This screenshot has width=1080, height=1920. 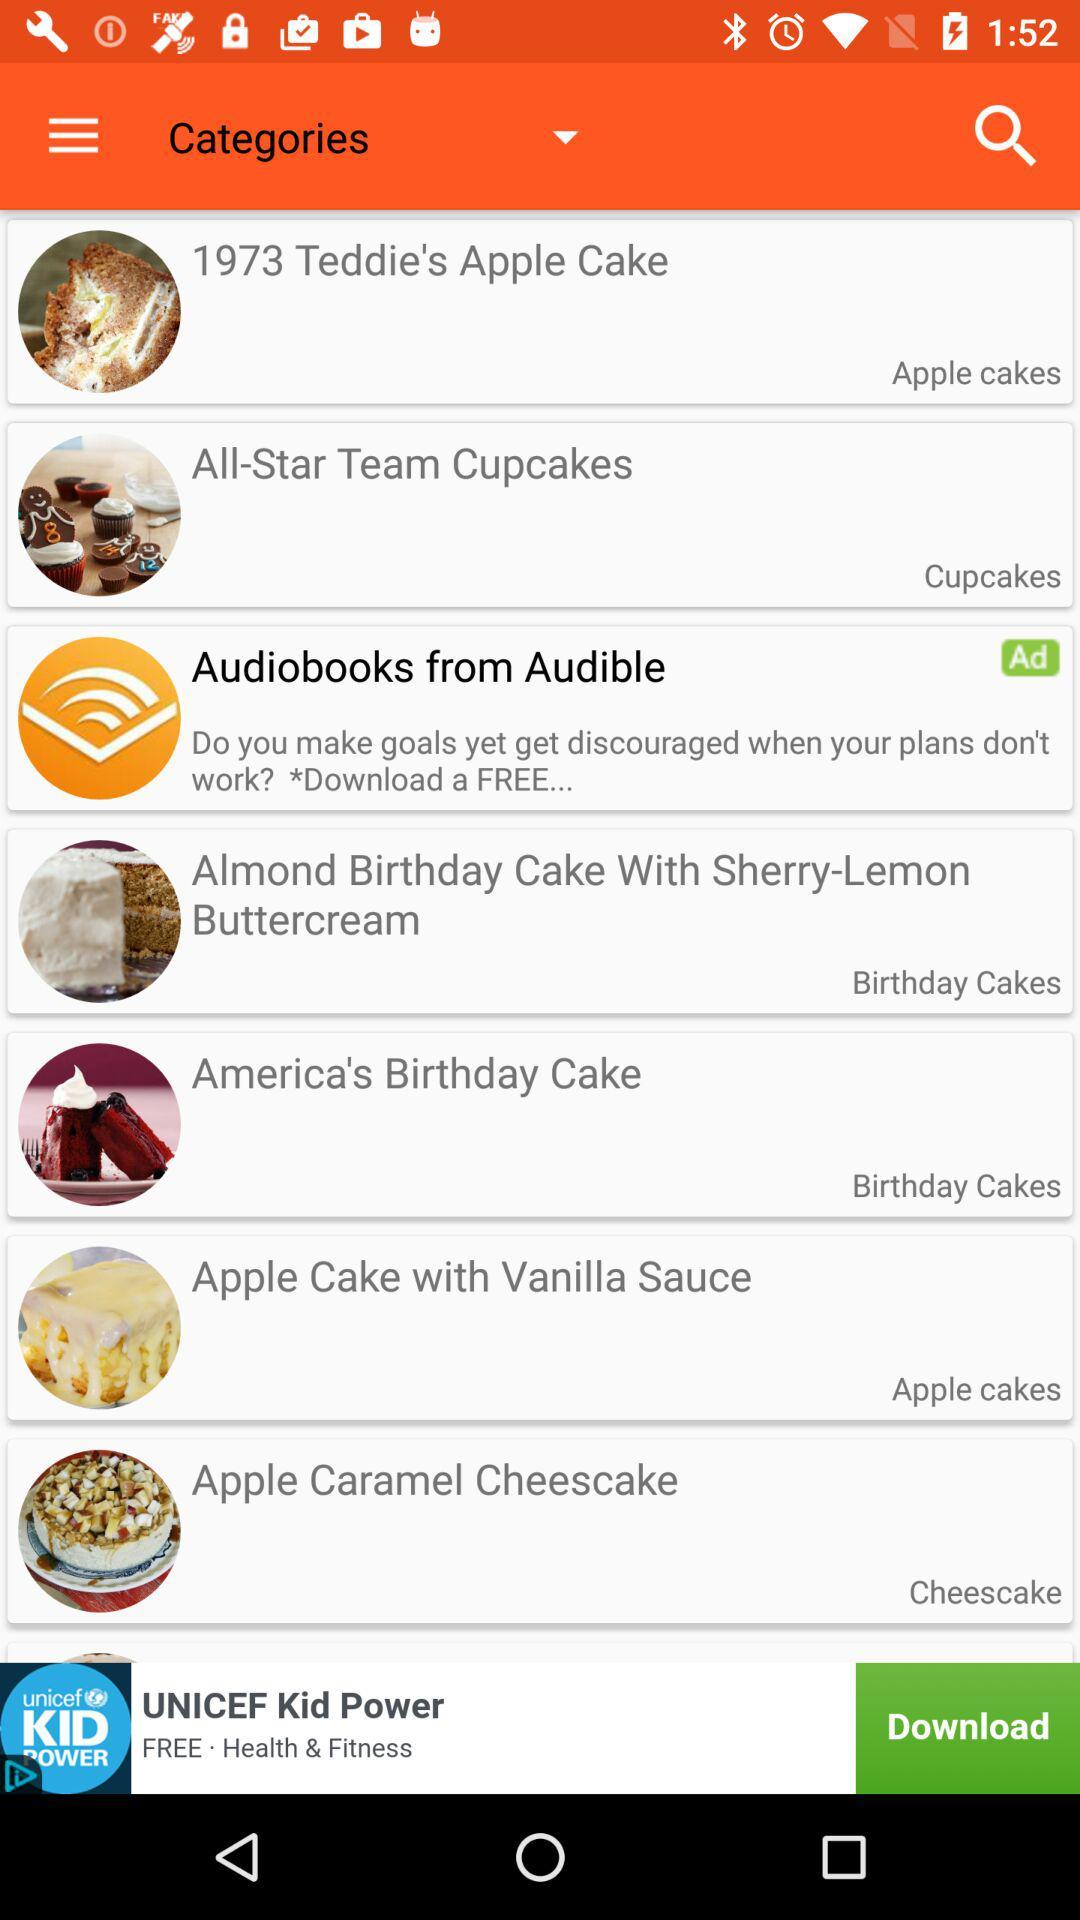 What do you see at coordinates (1006, 135) in the screenshot?
I see `icon next to categories item` at bounding box center [1006, 135].